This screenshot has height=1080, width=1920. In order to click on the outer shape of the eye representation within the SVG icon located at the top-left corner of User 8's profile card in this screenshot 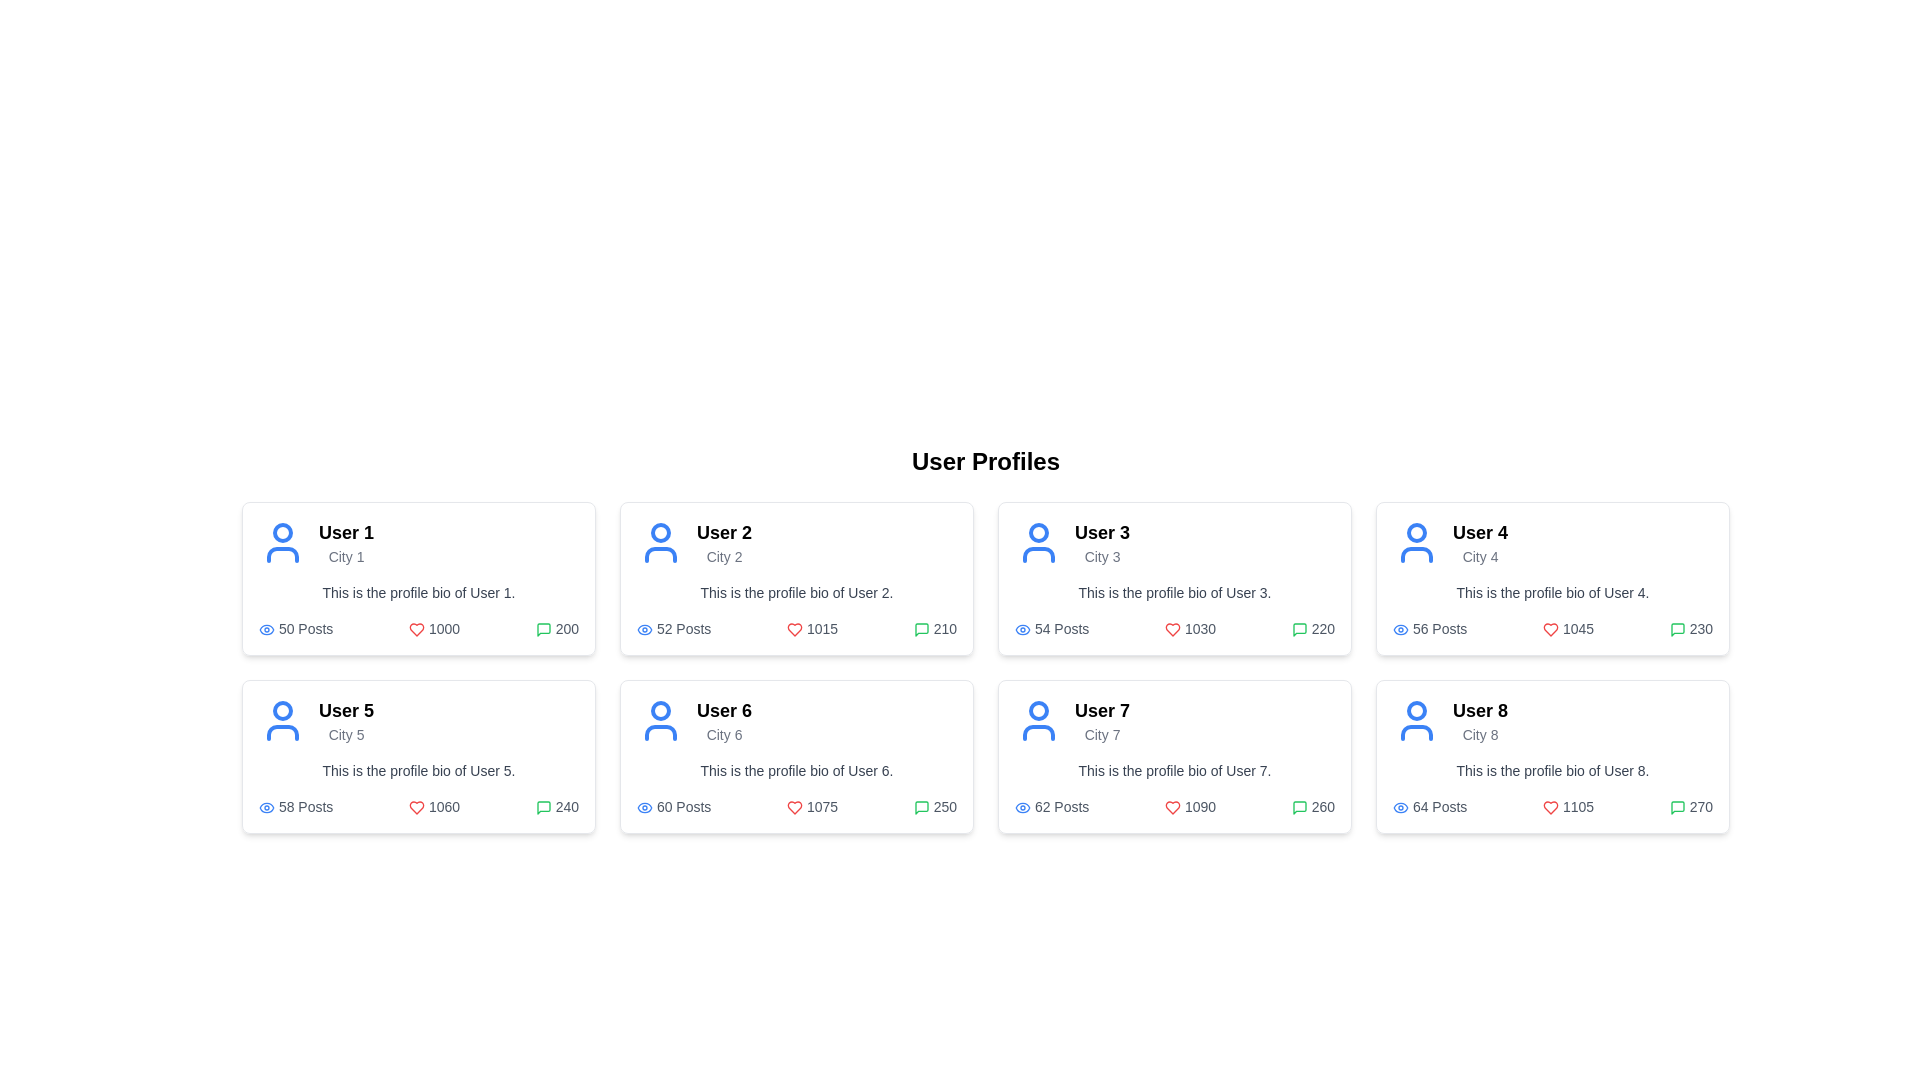, I will do `click(1400, 806)`.